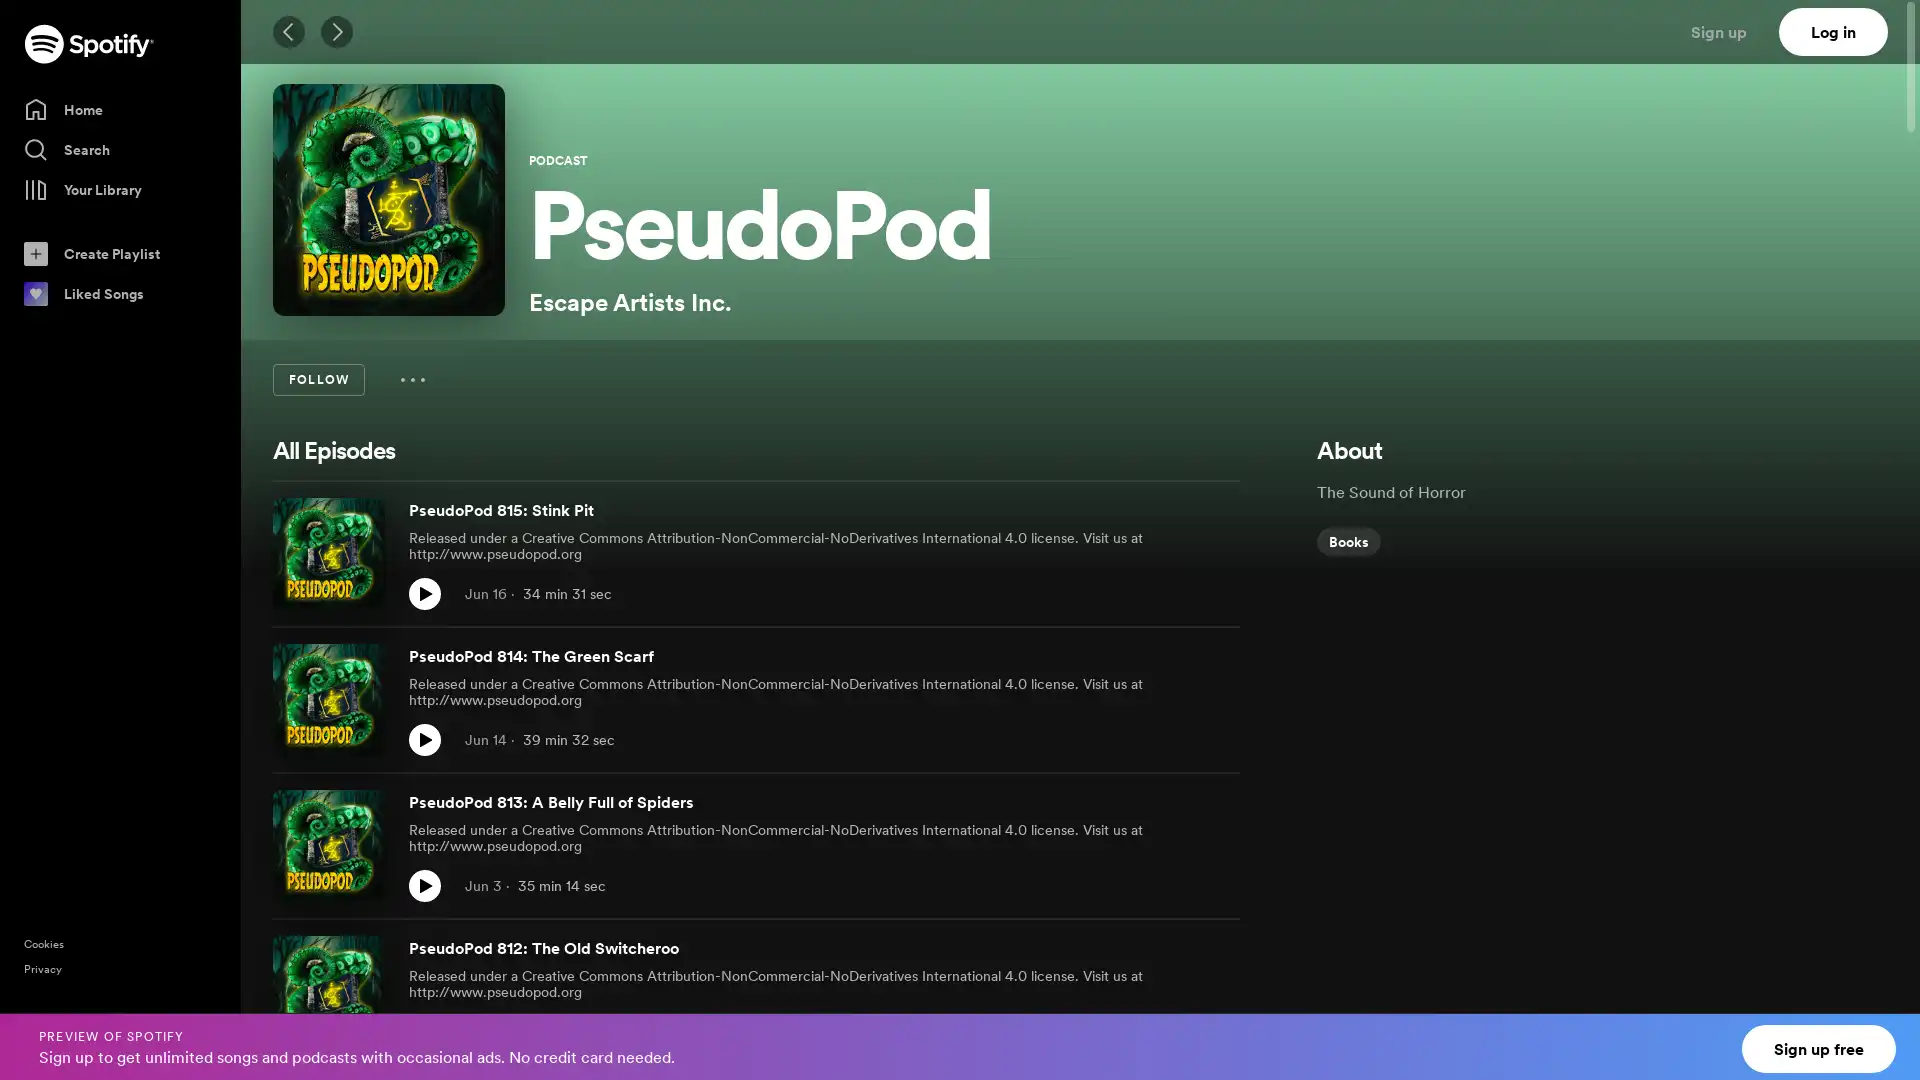 The height and width of the screenshot is (1080, 1920). Describe the element at coordinates (424, 885) in the screenshot. I see `Play PseudoPod 813: A Belly Full of Spiders by PseudoPod` at that location.